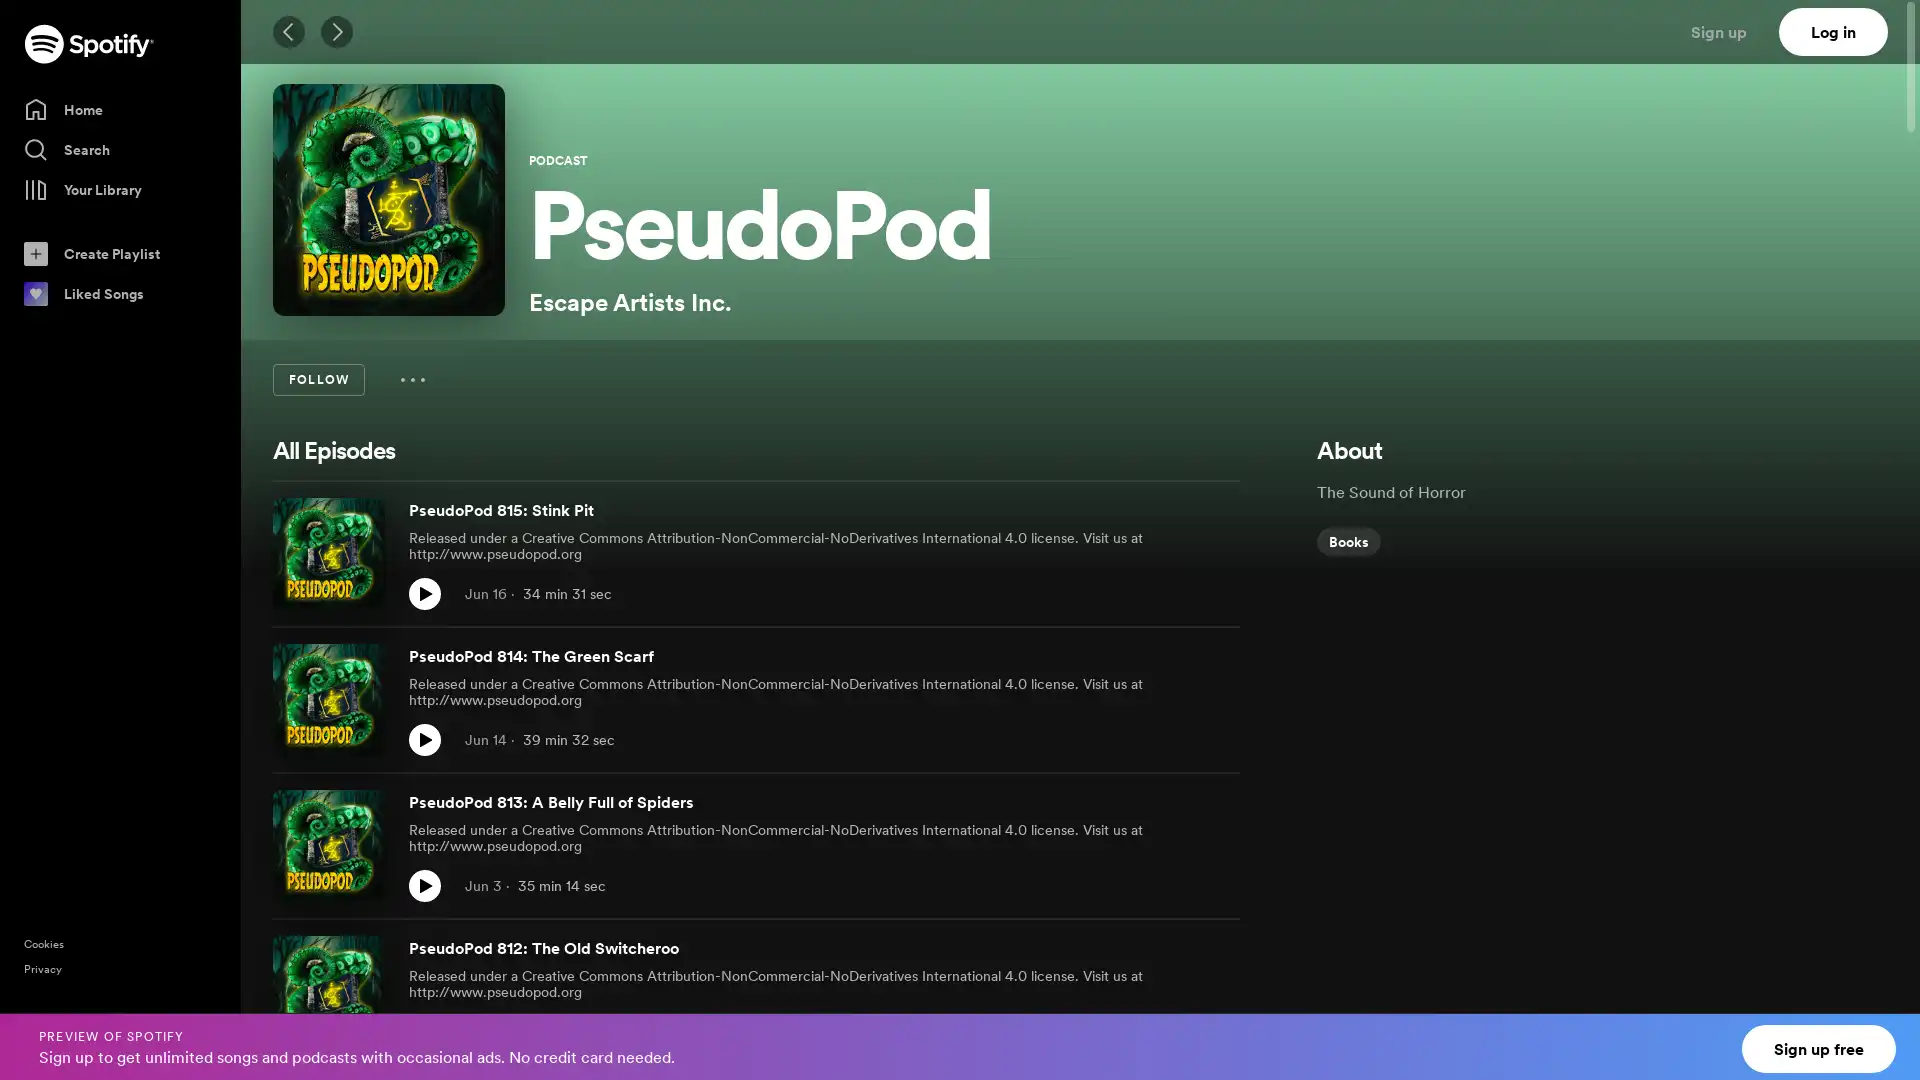 The height and width of the screenshot is (1080, 1920). Describe the element at coordinates (424, 885) in the screenshot. I see `Play PseudoPod 813: A Belly Full of Spiders by PseudoPod` at that location.